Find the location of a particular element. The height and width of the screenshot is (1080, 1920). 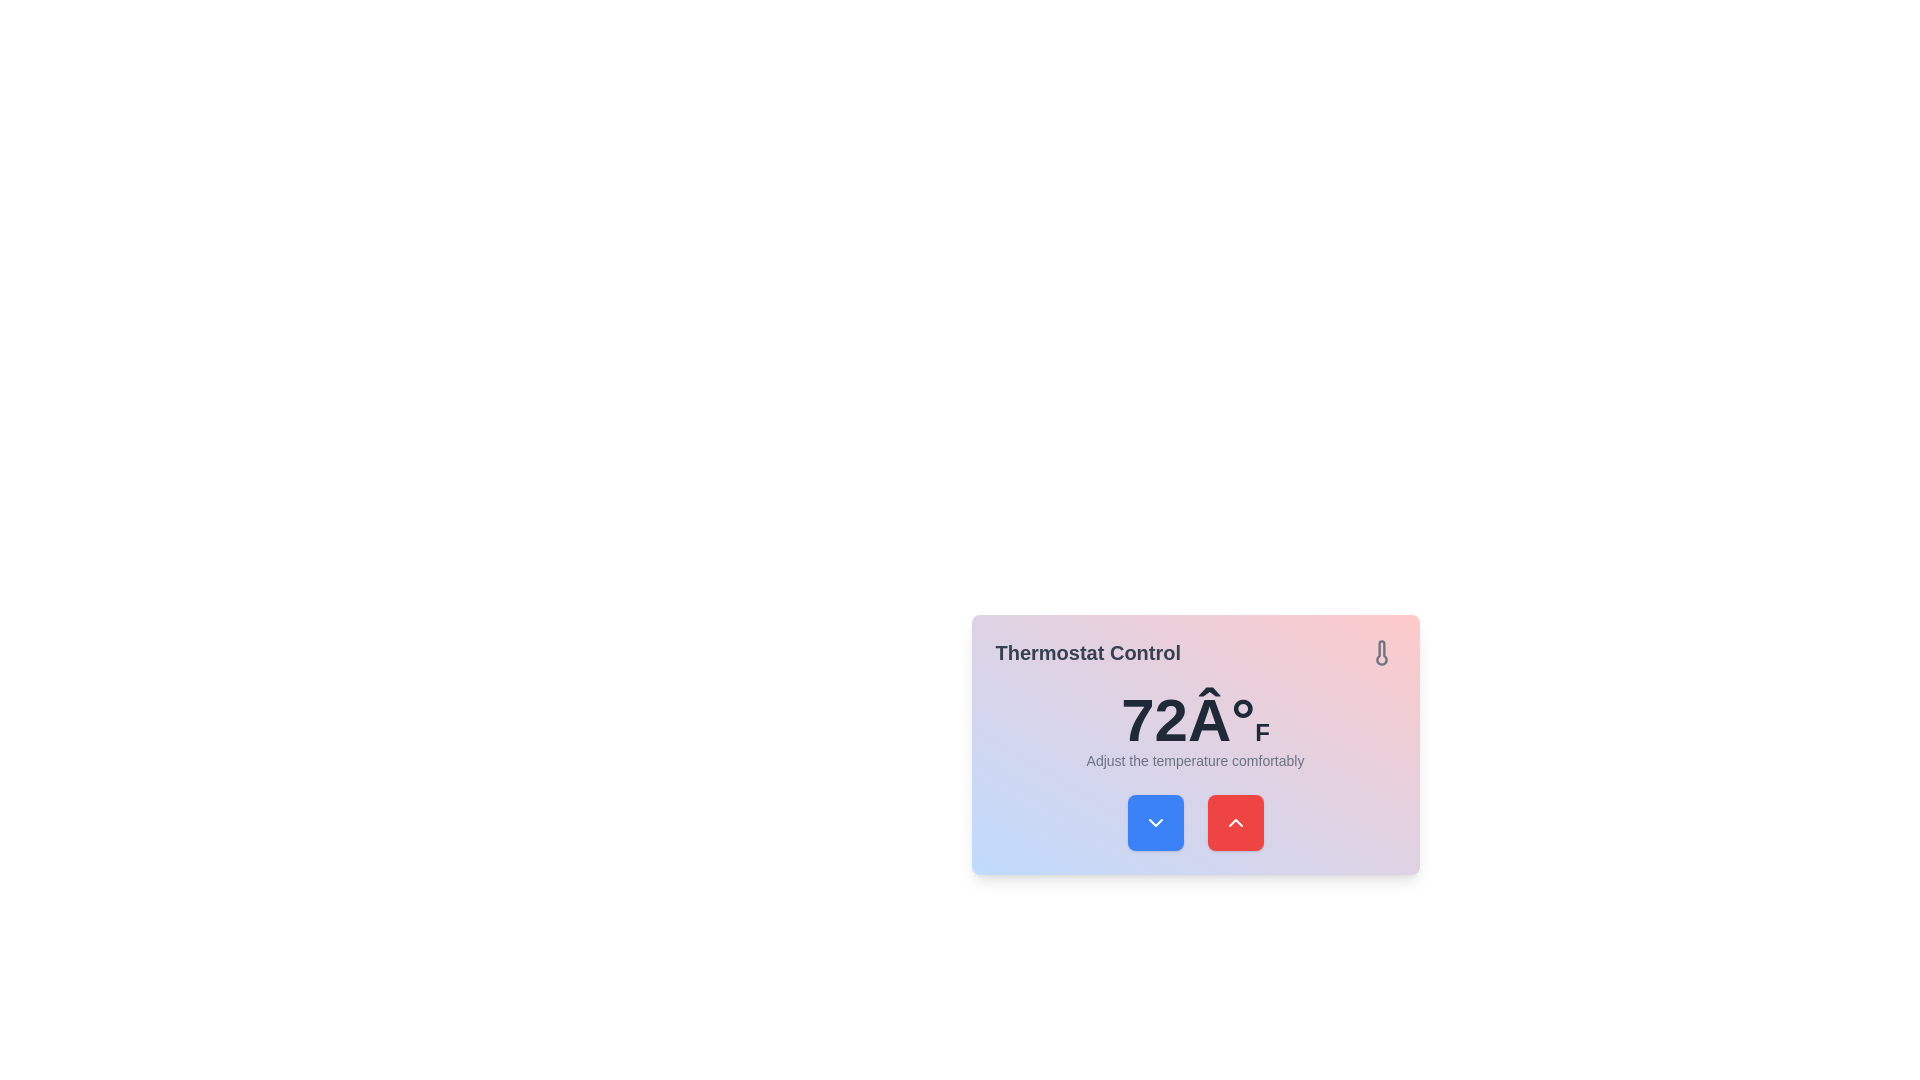

the thermometer icon located at the upper-right corner of the 'Thermostat Control' section for information is located at coordinates (1380, 652).